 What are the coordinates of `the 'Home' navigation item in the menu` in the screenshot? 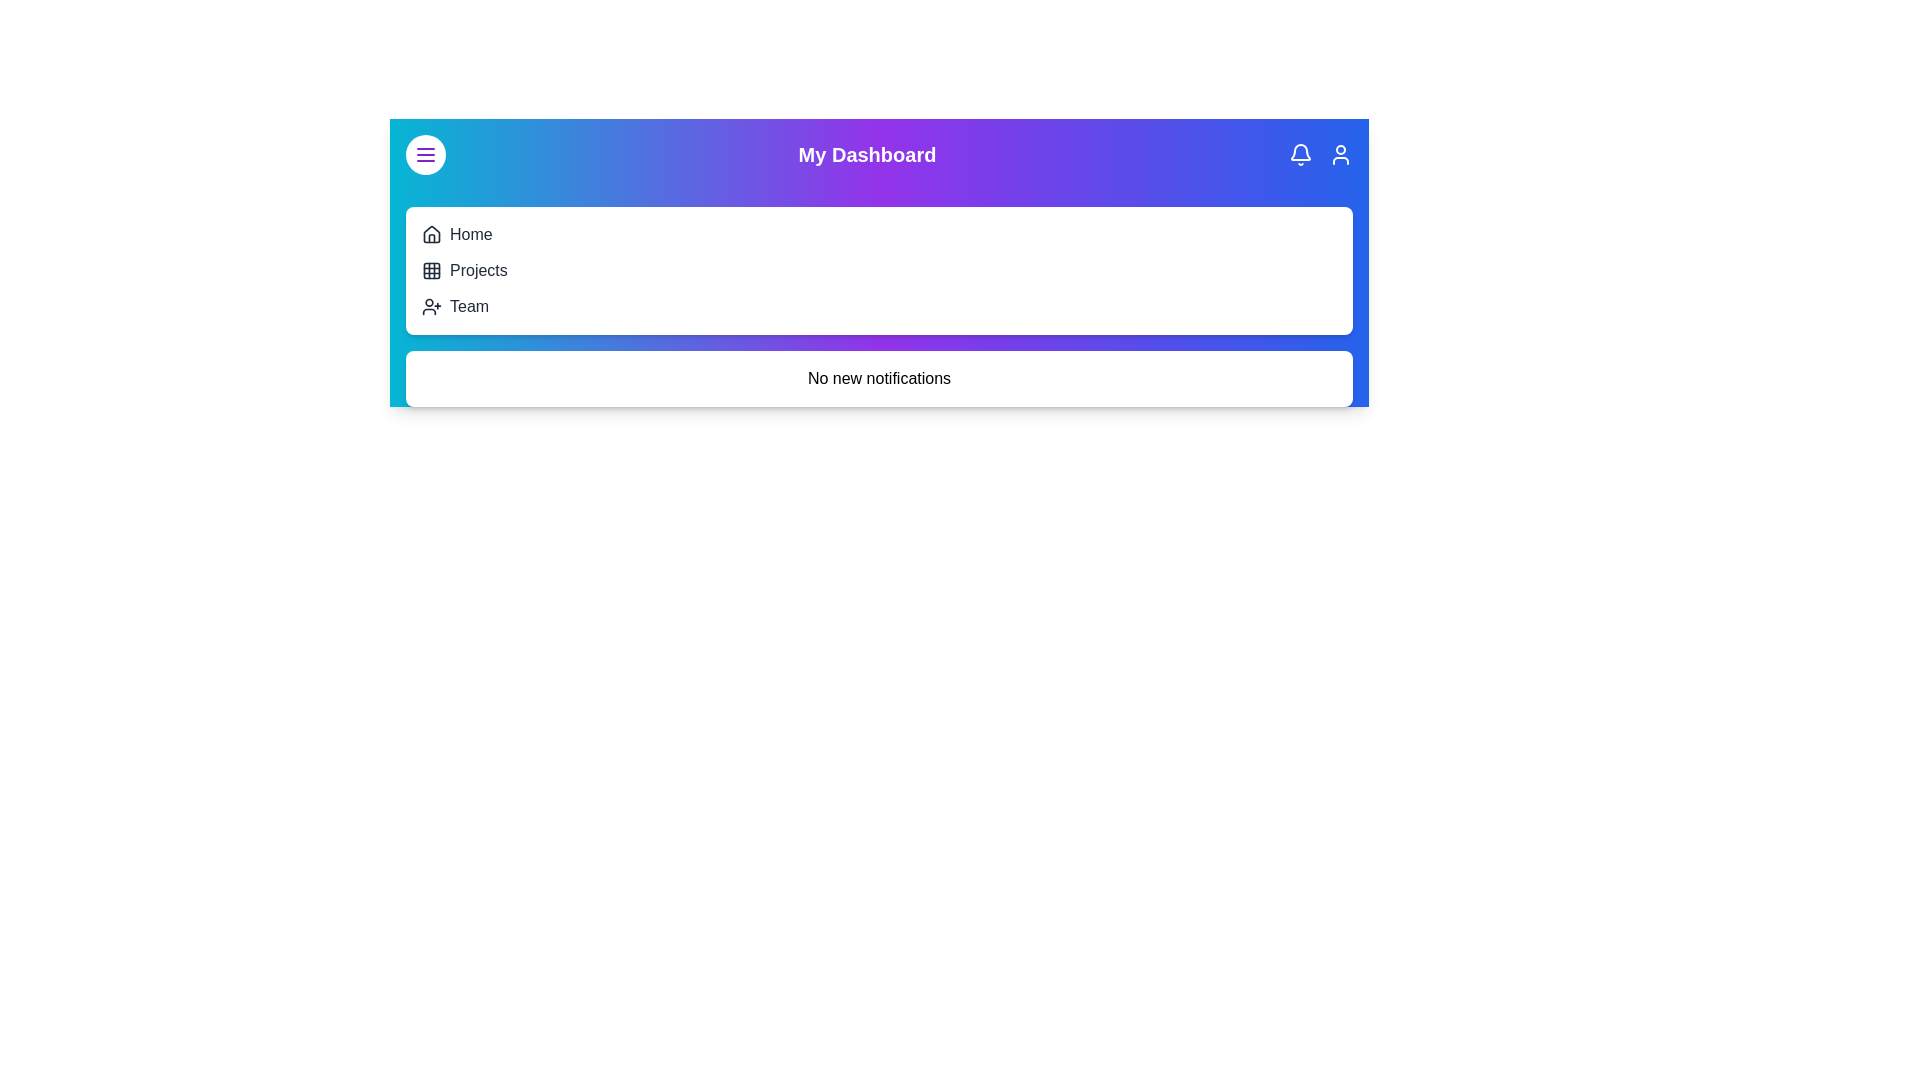 It's located at (469, 234).